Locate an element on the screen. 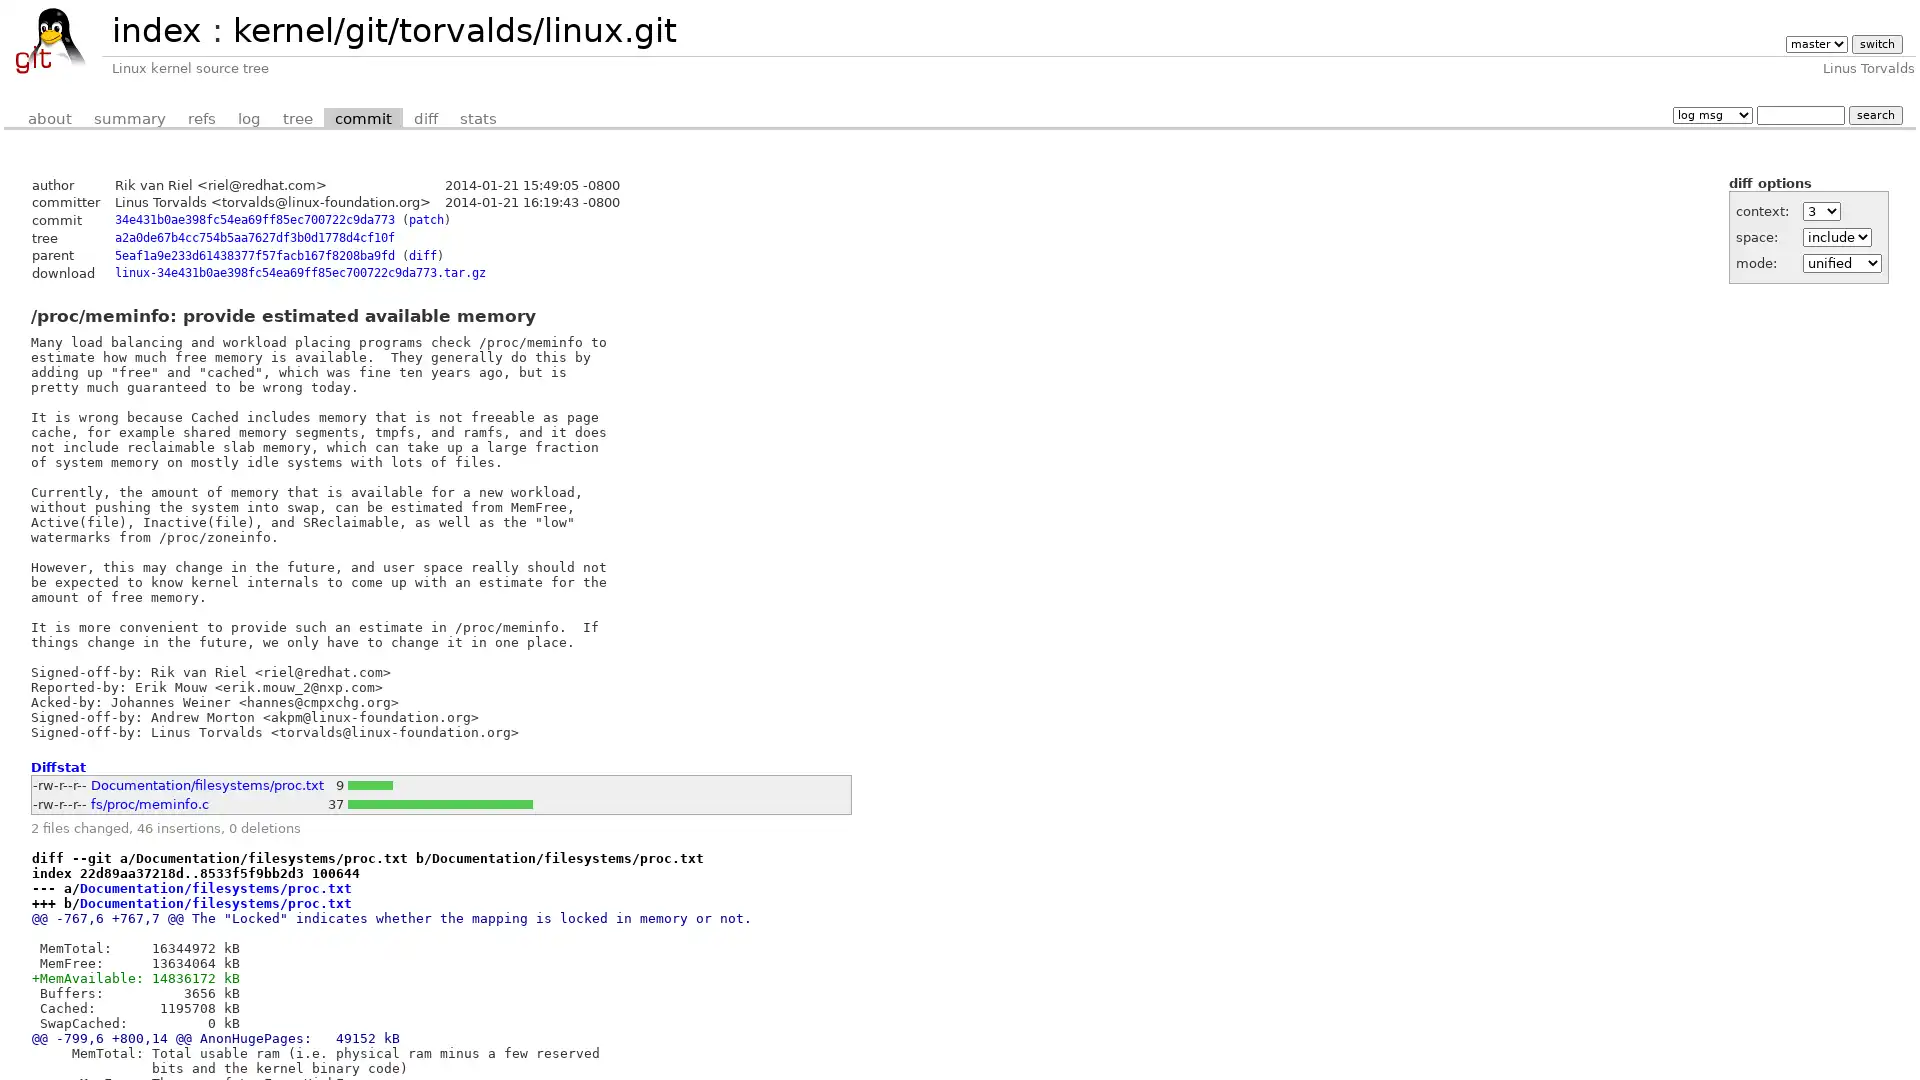 This screenshot has width=1920, height=1080. switch is located at coordinates (1875, 44).